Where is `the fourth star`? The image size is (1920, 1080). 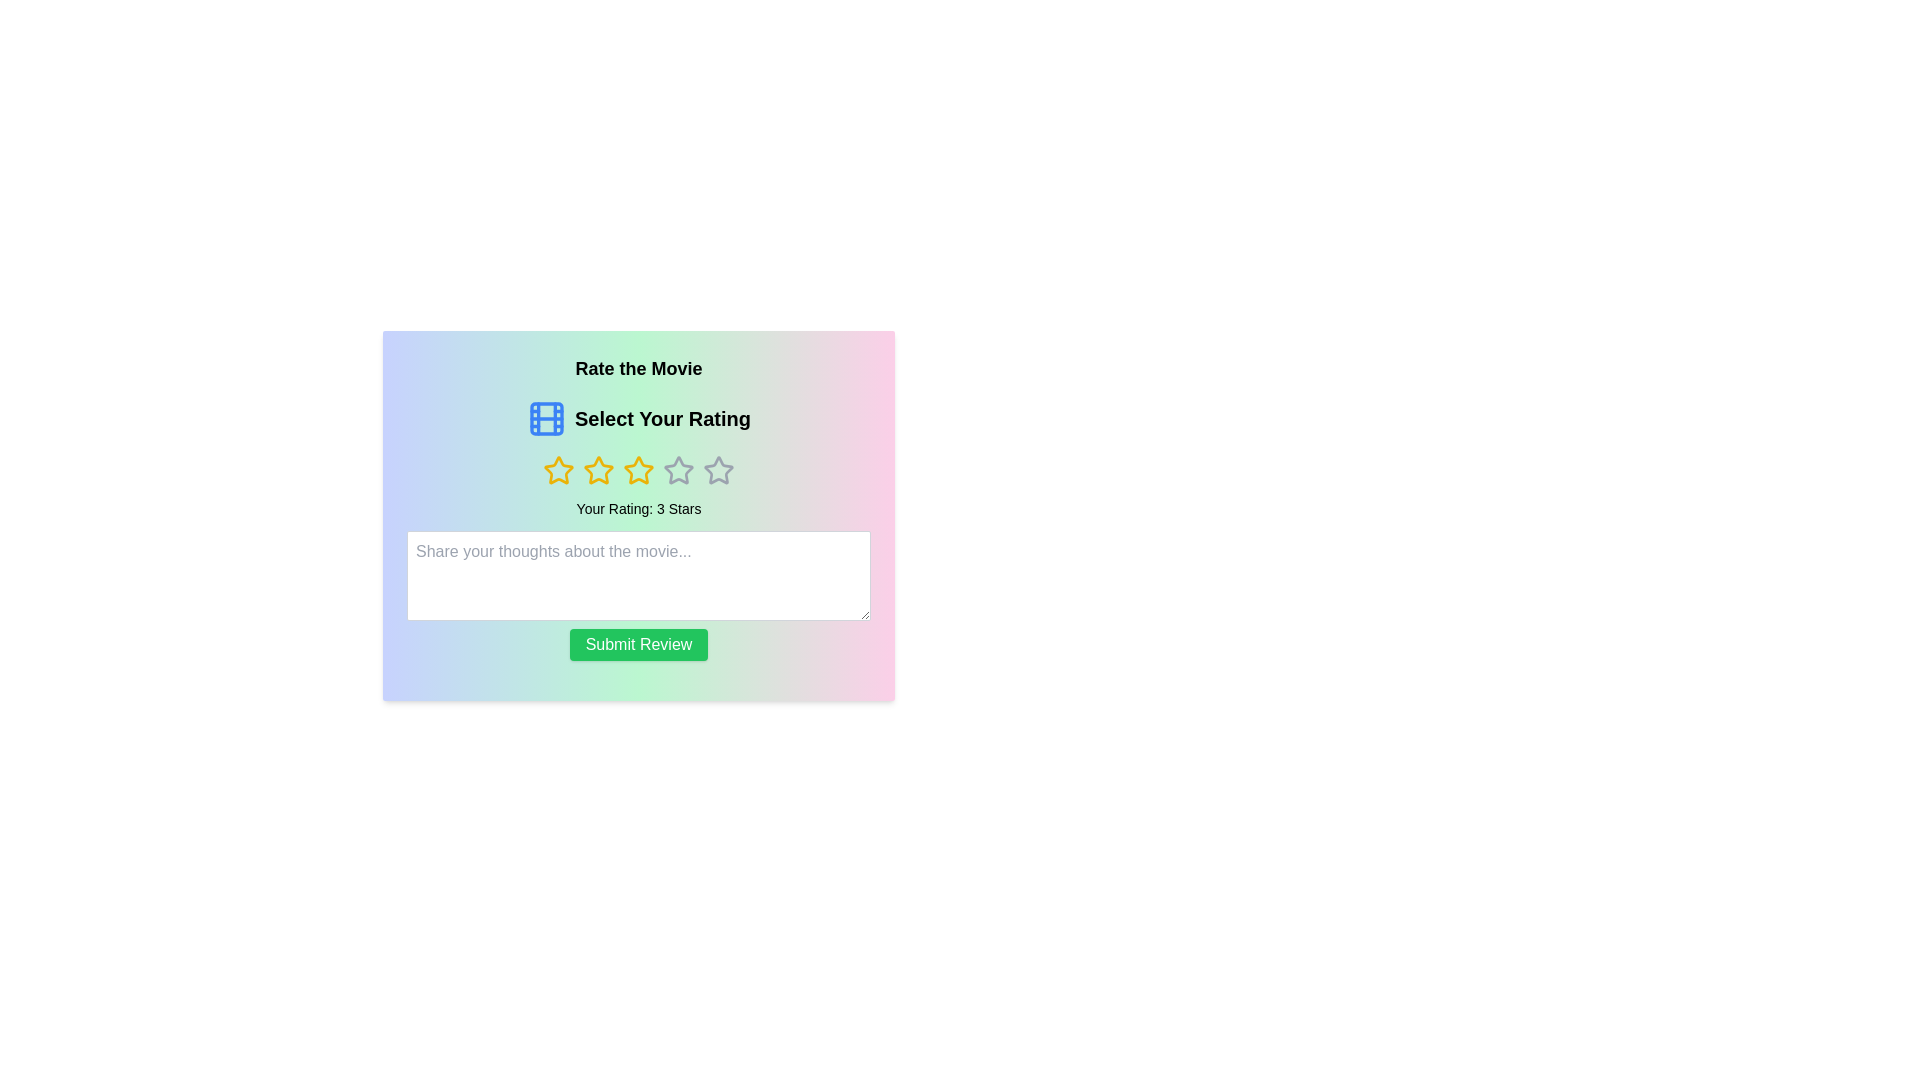
the fourth star is located at coordinates (719, 470).